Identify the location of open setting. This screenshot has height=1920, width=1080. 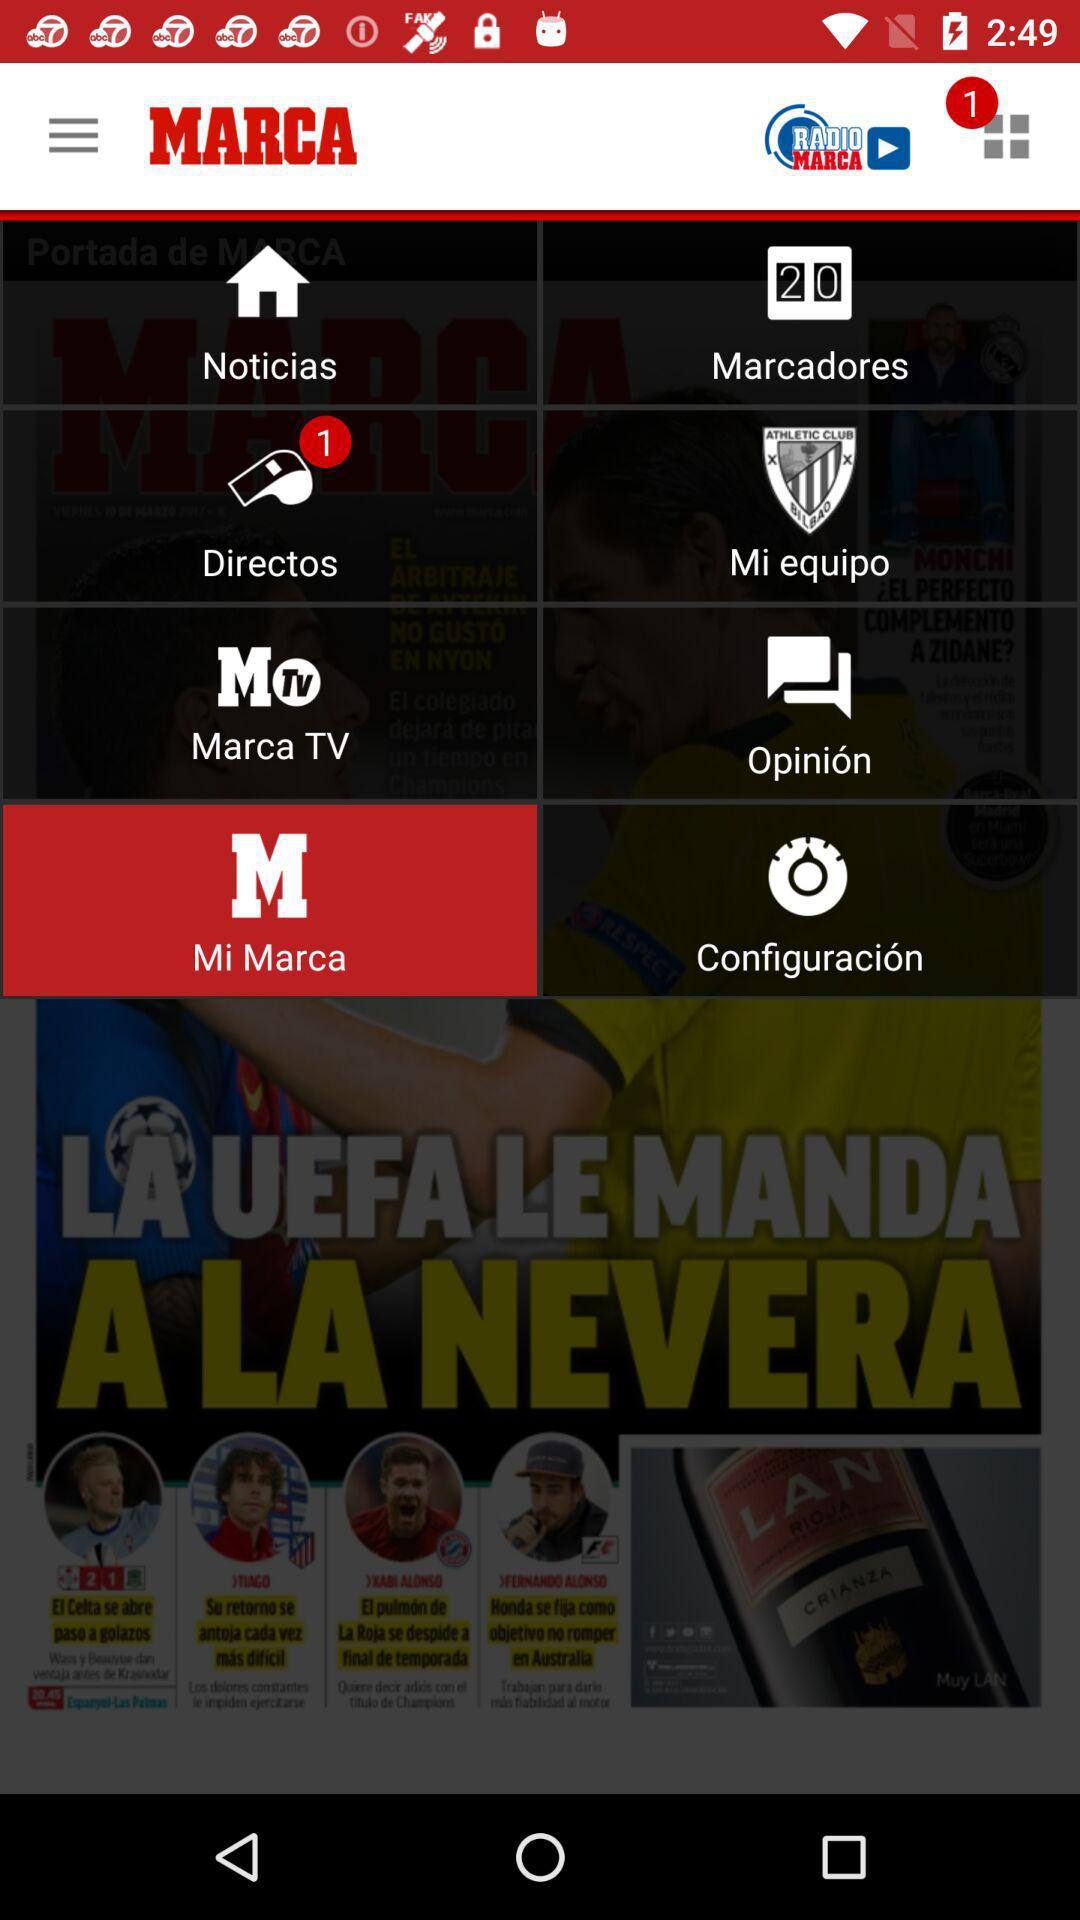
(810, 899).